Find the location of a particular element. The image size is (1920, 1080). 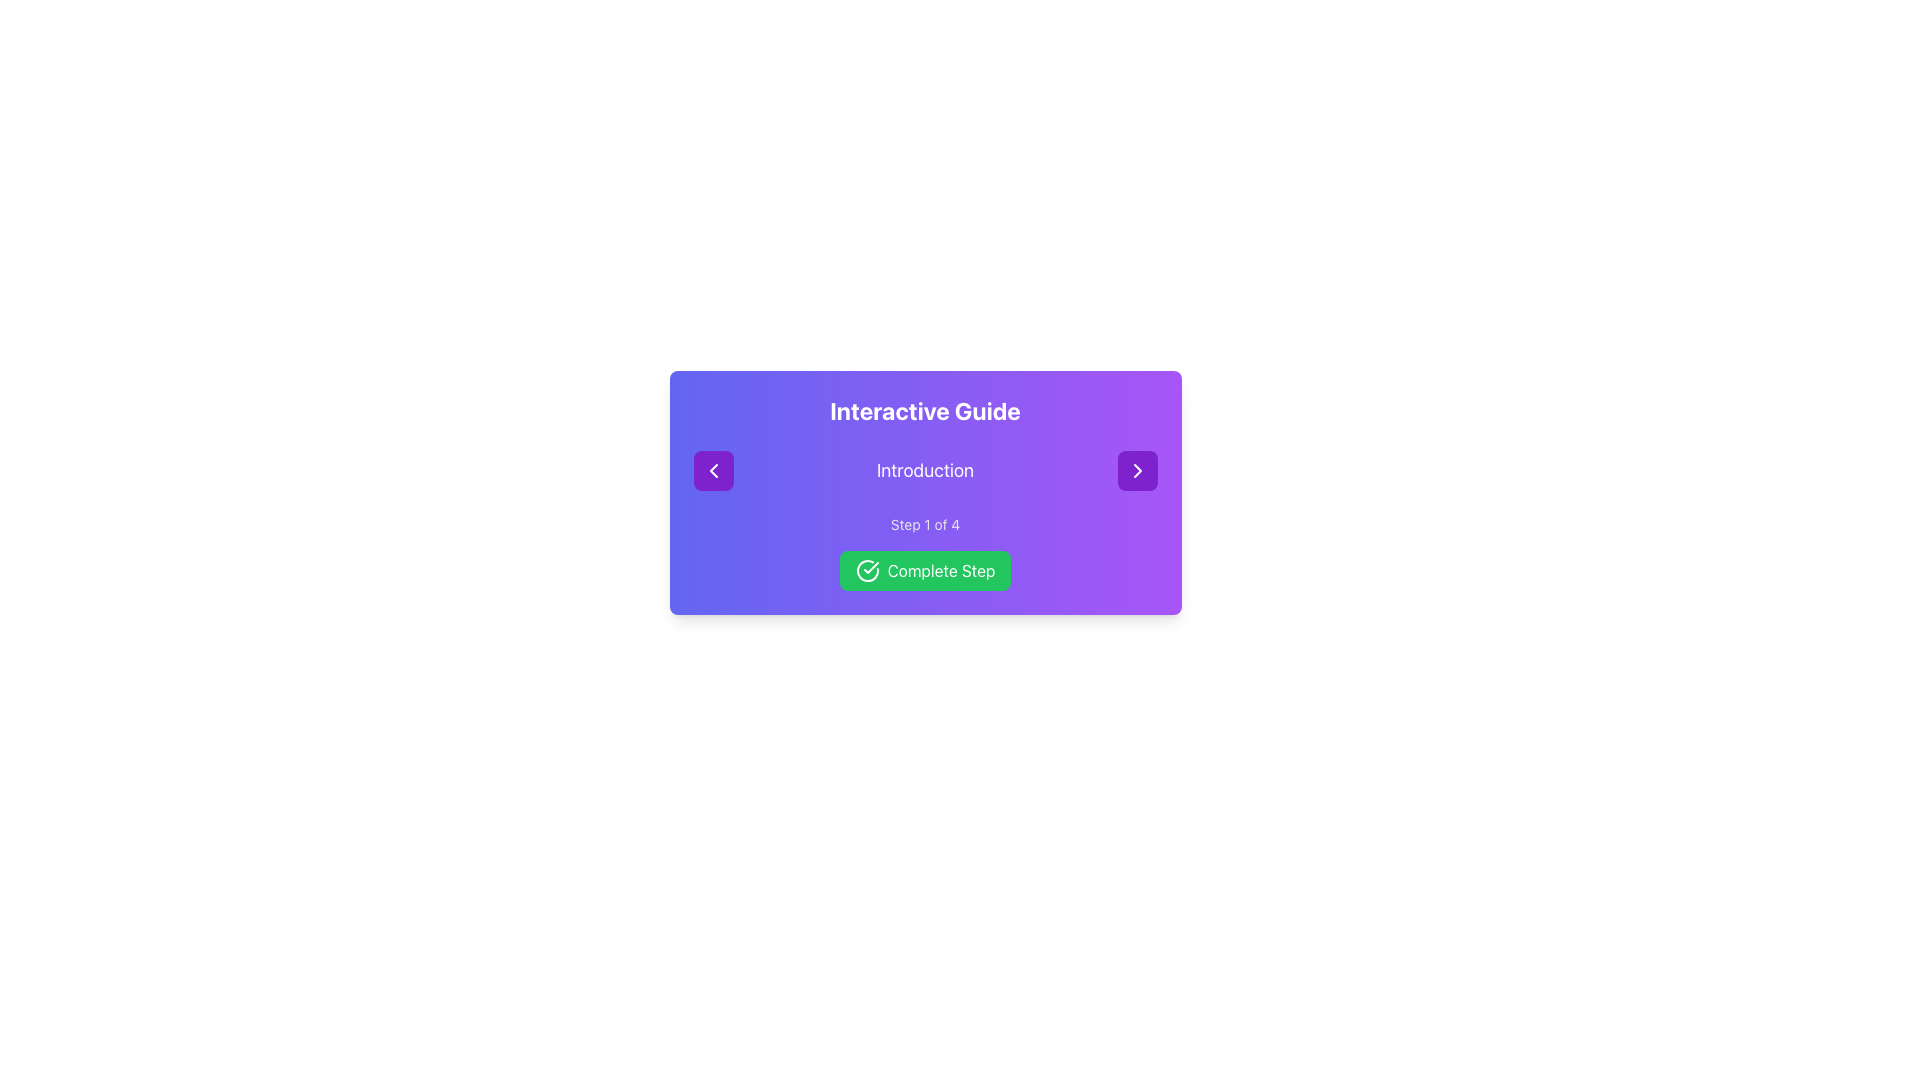

the green circular icon with a check mark, which is positioned to the left of the 'Complete Step' button text at the bottom-center of the content area is located at coordinates (867, 570).